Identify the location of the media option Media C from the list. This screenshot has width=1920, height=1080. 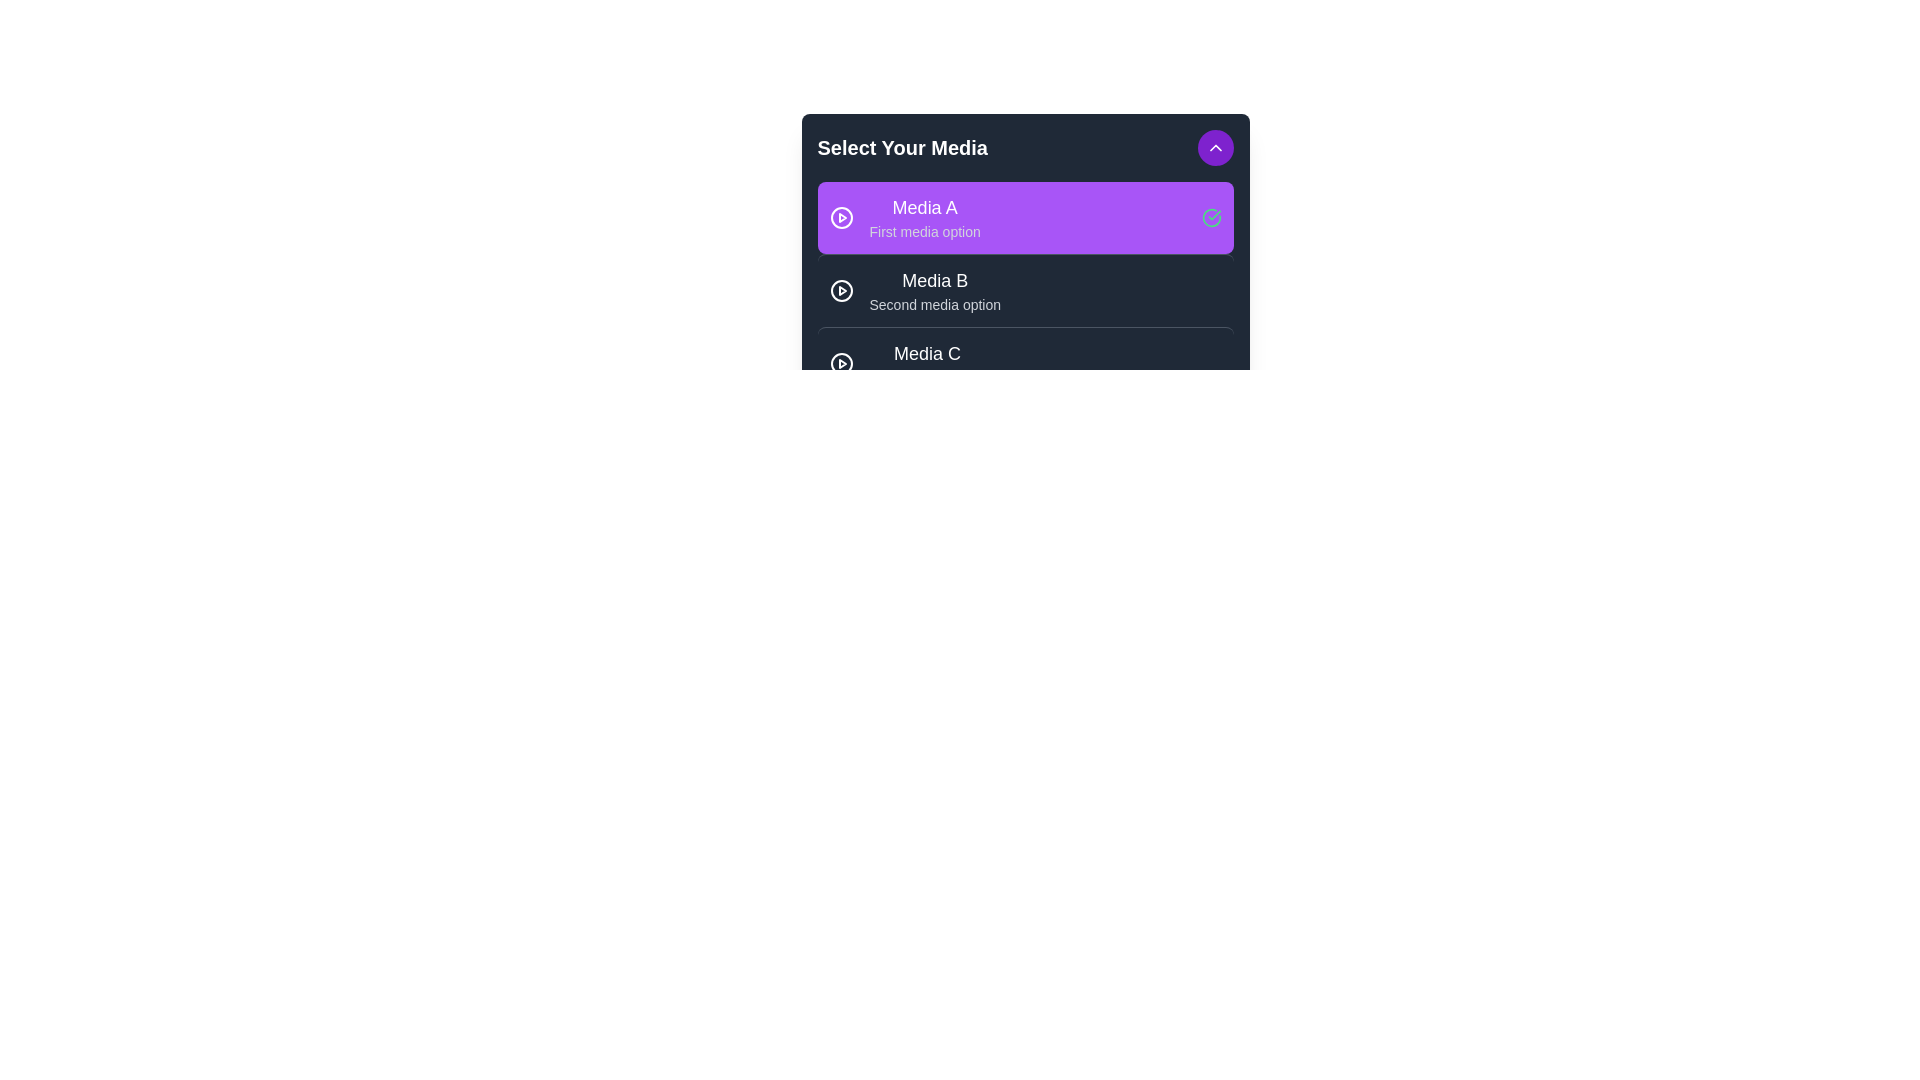
(1025, 363).